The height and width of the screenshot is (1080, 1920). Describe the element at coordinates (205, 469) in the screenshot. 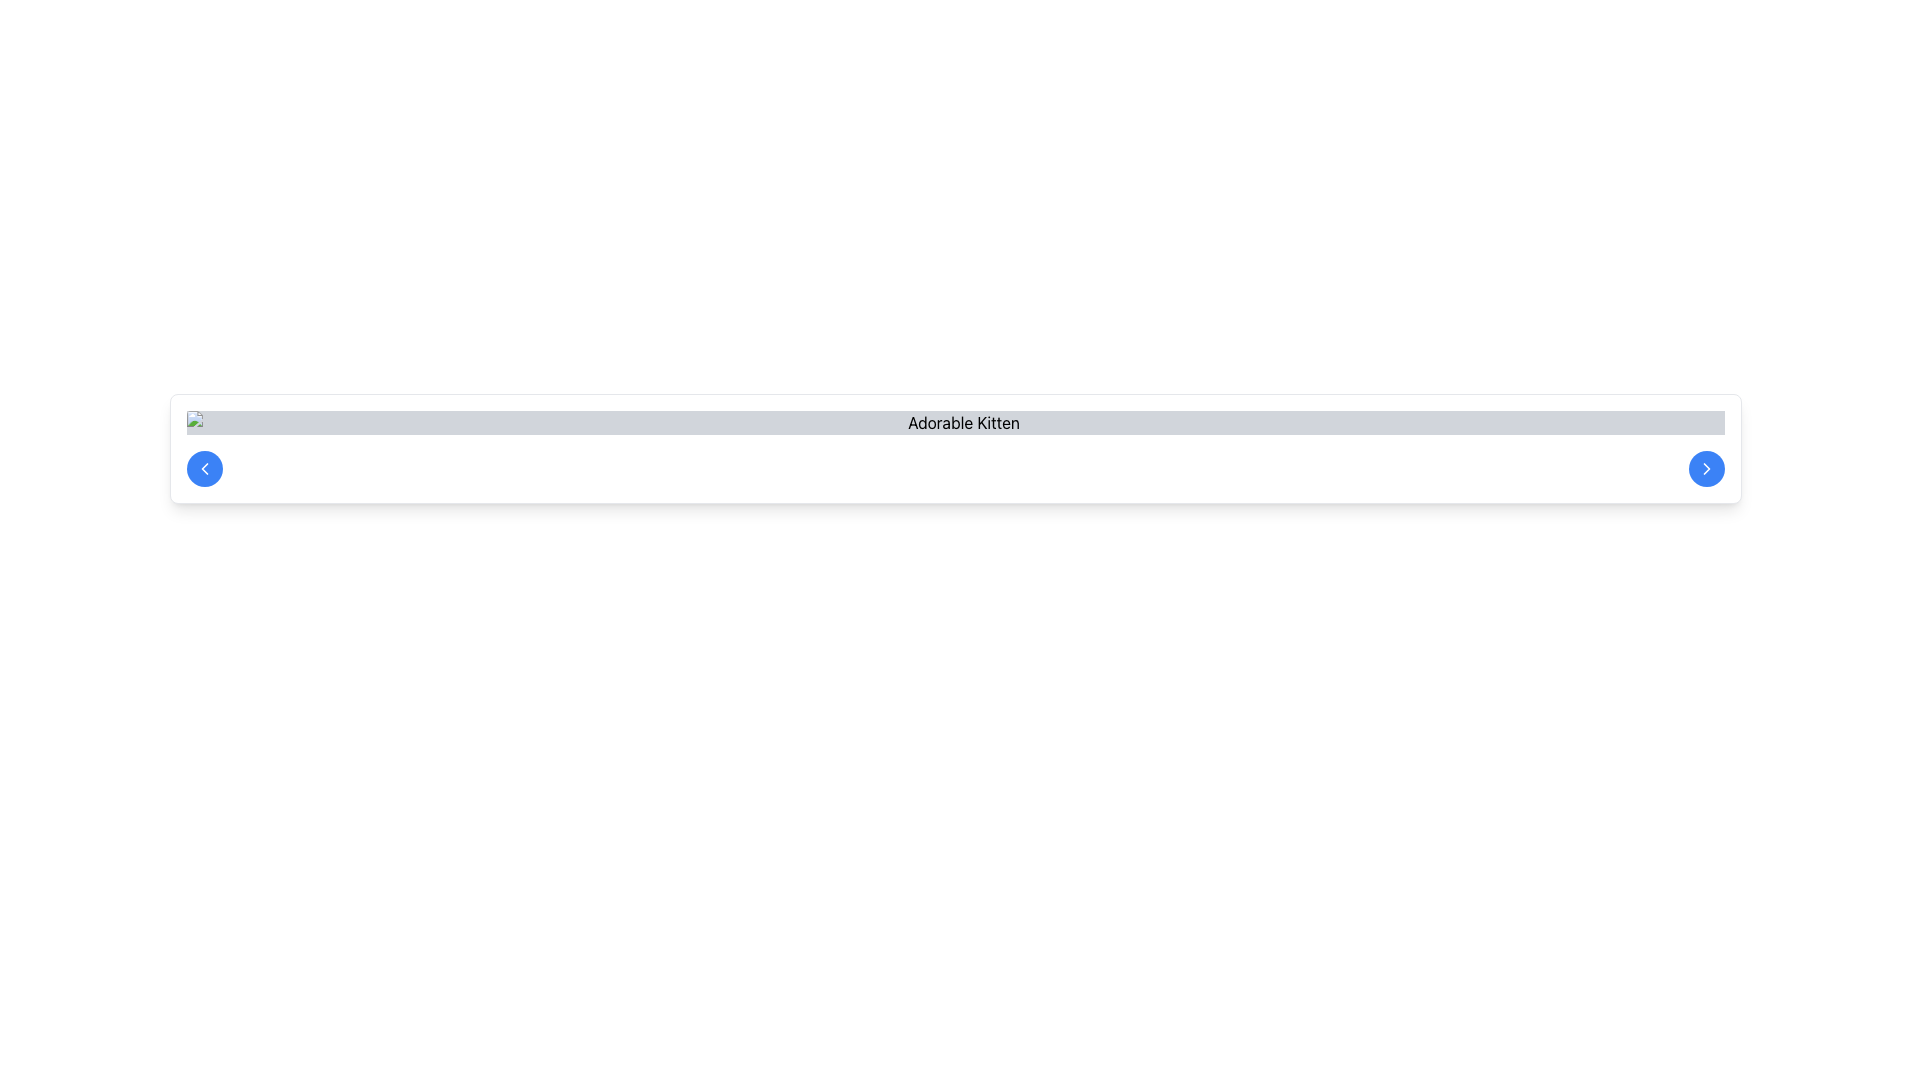

I see `the navigation button located on the left-hand side of the horizontal bar` at that location.